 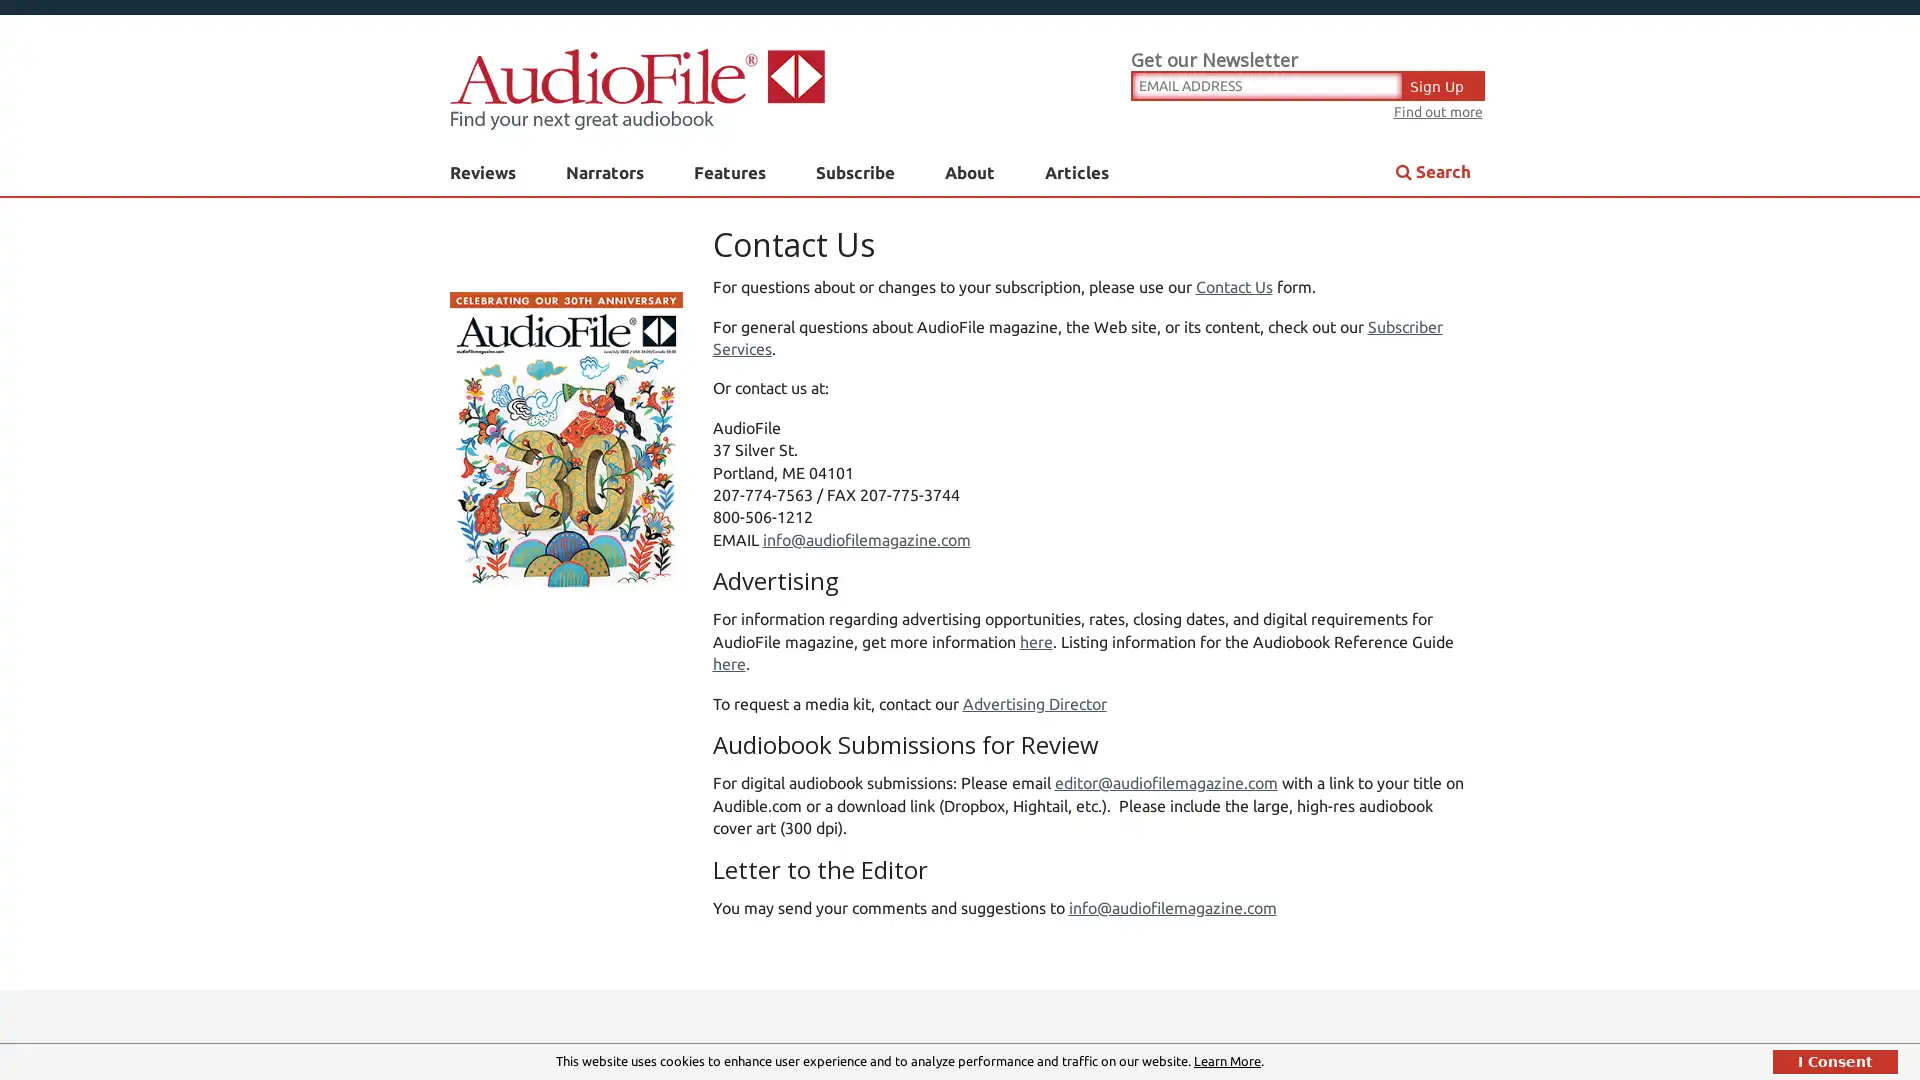 I want to click on Submit, so click(x=1160, y=439).